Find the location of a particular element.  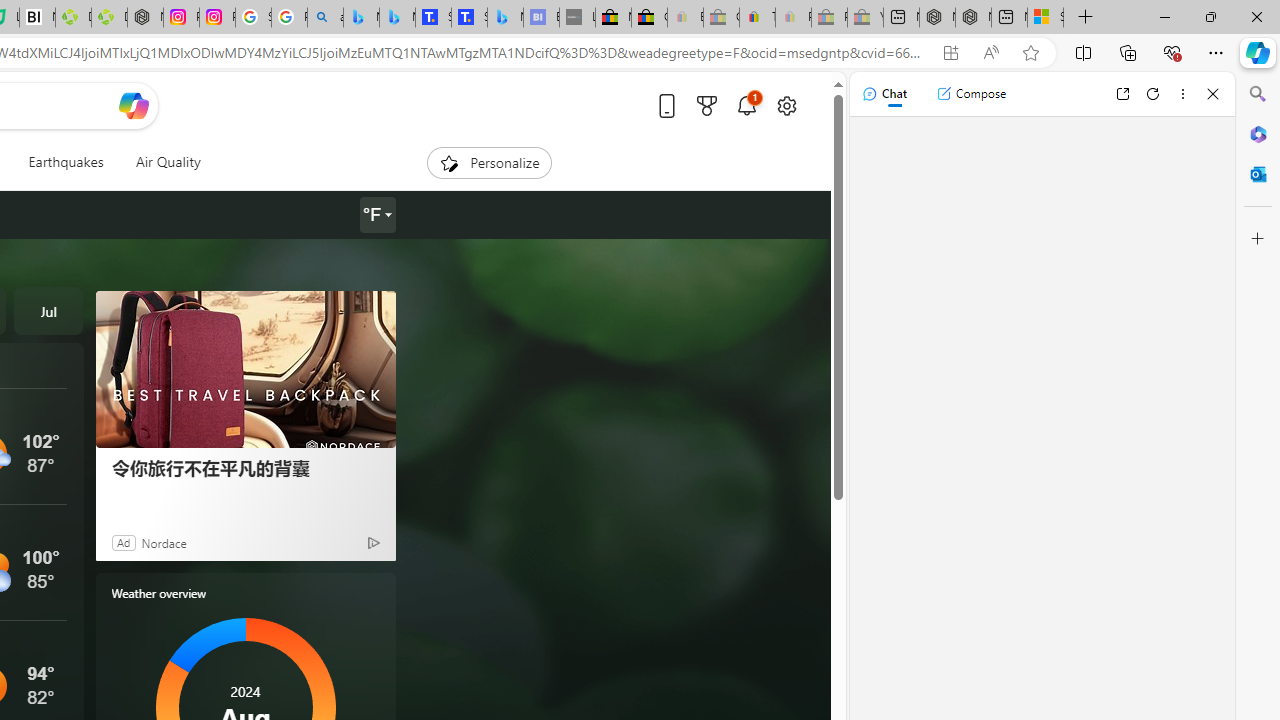

'Weather settings' is located at coordinates (376, 215).